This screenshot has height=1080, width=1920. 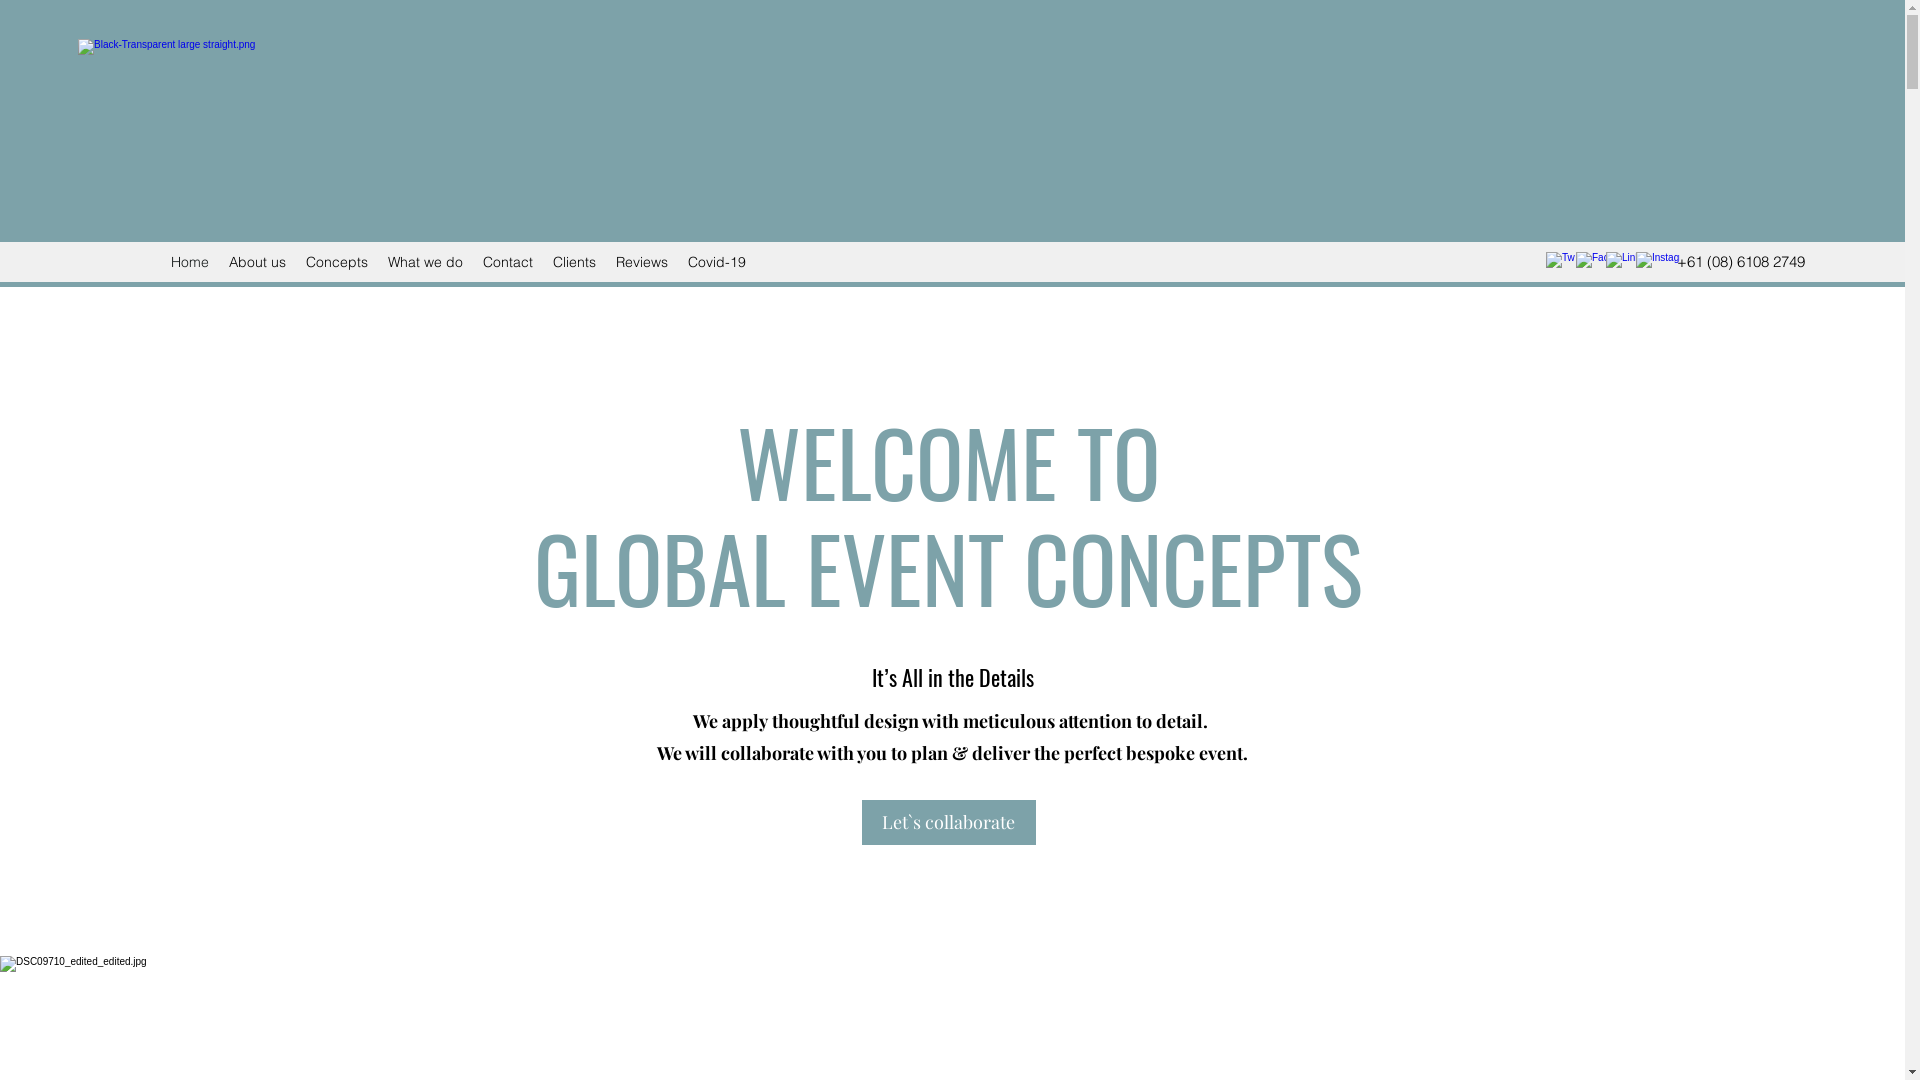 What do you see at coordinates (642, 261) in the screenshot?
I see `'Reviews'` at bounding box center [642, 261].